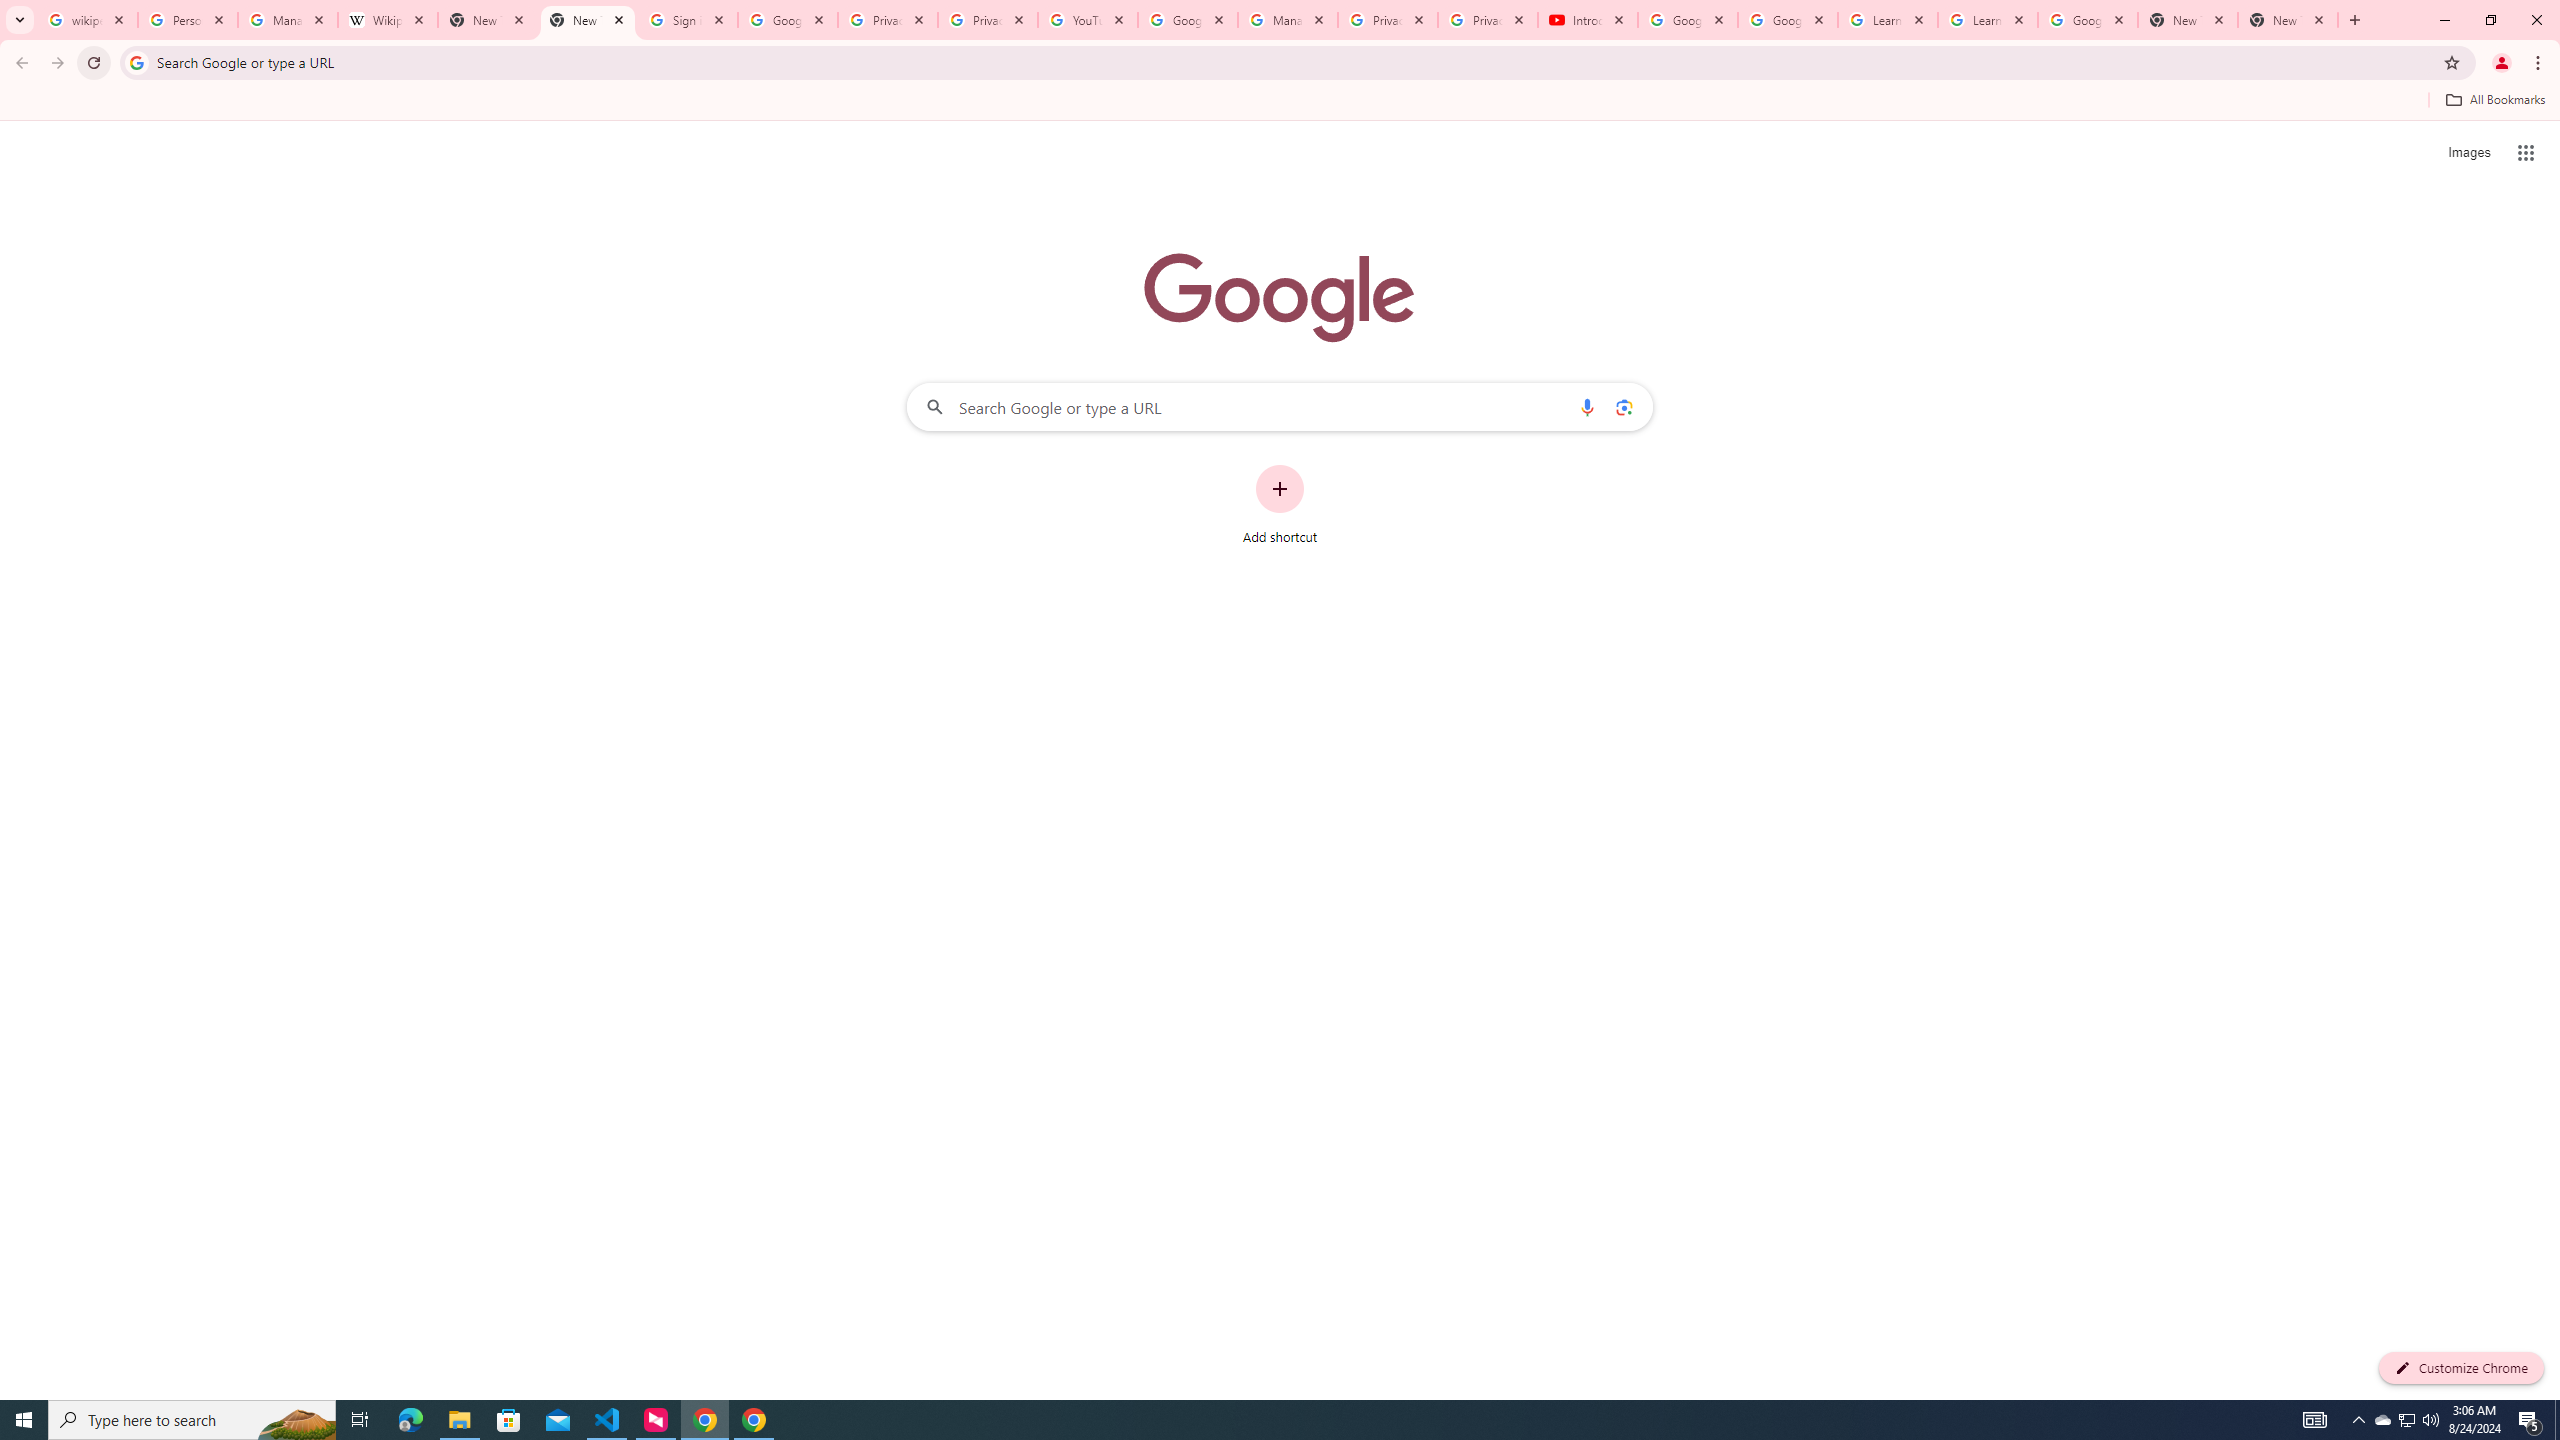 The height and width of the screenshot is (1440, 2560). Describe the element at coordinates (2461, 1367) in the screenshot. I see `'Customize Chrome'` at that location.